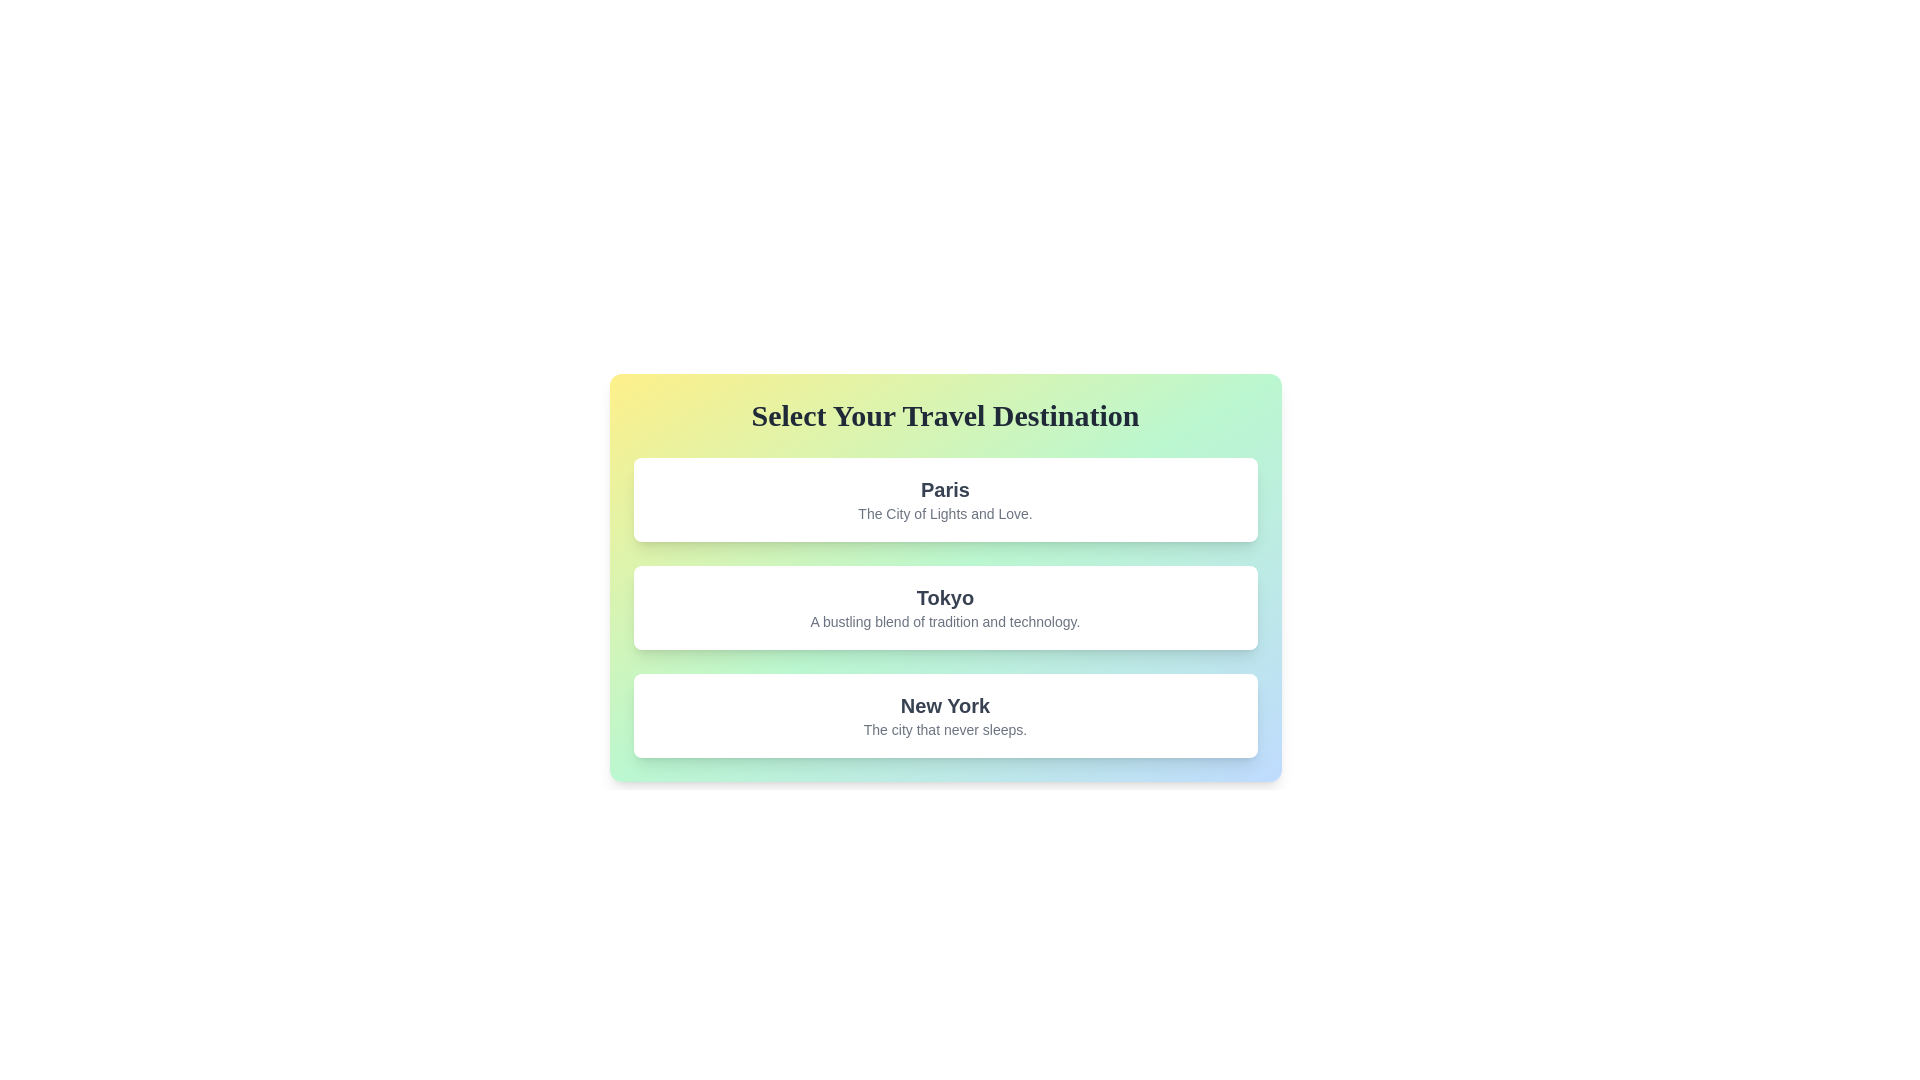 The image size is (1920, 1080). What do you see at coordinates (944, 620) in the screenshot?
I see `the static text element that provides a descriptive tagline for the 'Tokyo' travel card, located directly under the title 'Tokyo' within the middle card of three vertical cards (Paris, Tokyo, New York)` at bounding box center [944, 620].